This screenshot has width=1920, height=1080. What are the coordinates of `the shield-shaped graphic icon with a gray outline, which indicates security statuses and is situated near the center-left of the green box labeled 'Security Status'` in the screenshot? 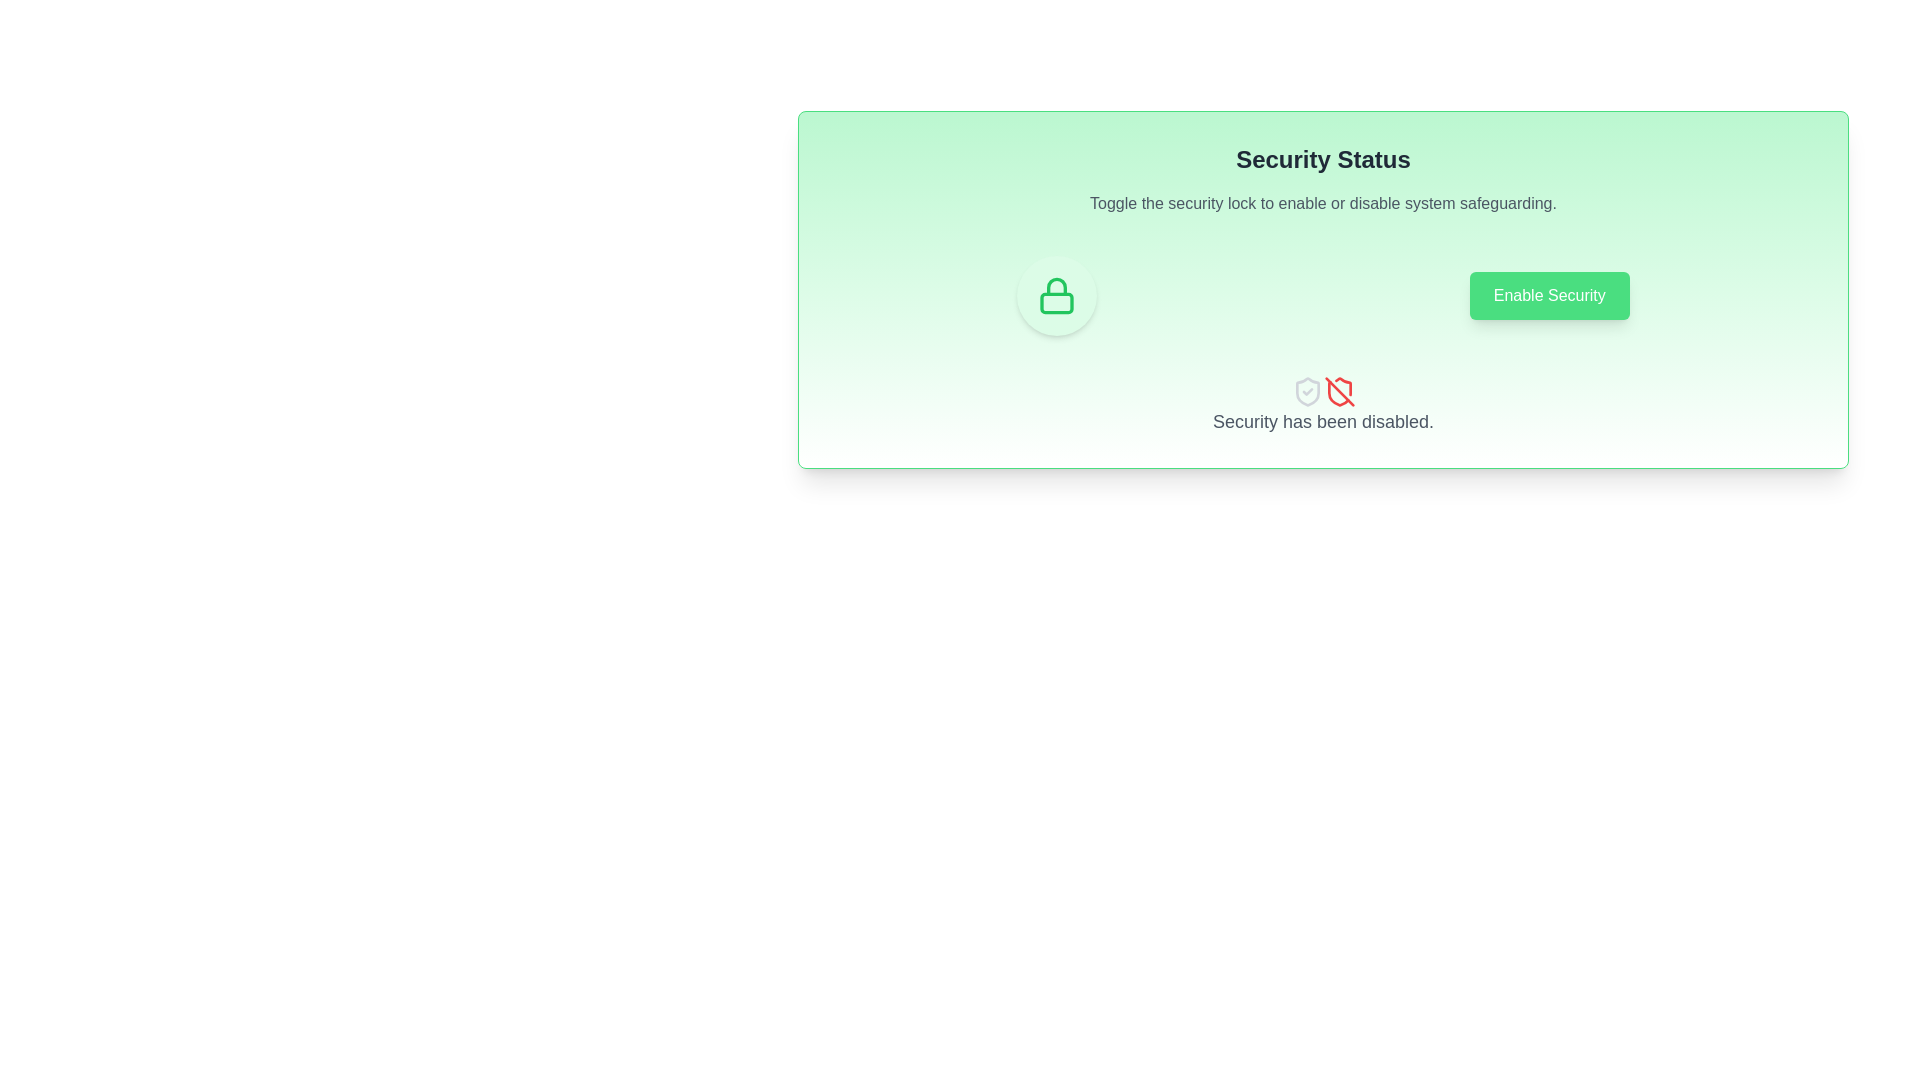 It's located at (1307, 392).